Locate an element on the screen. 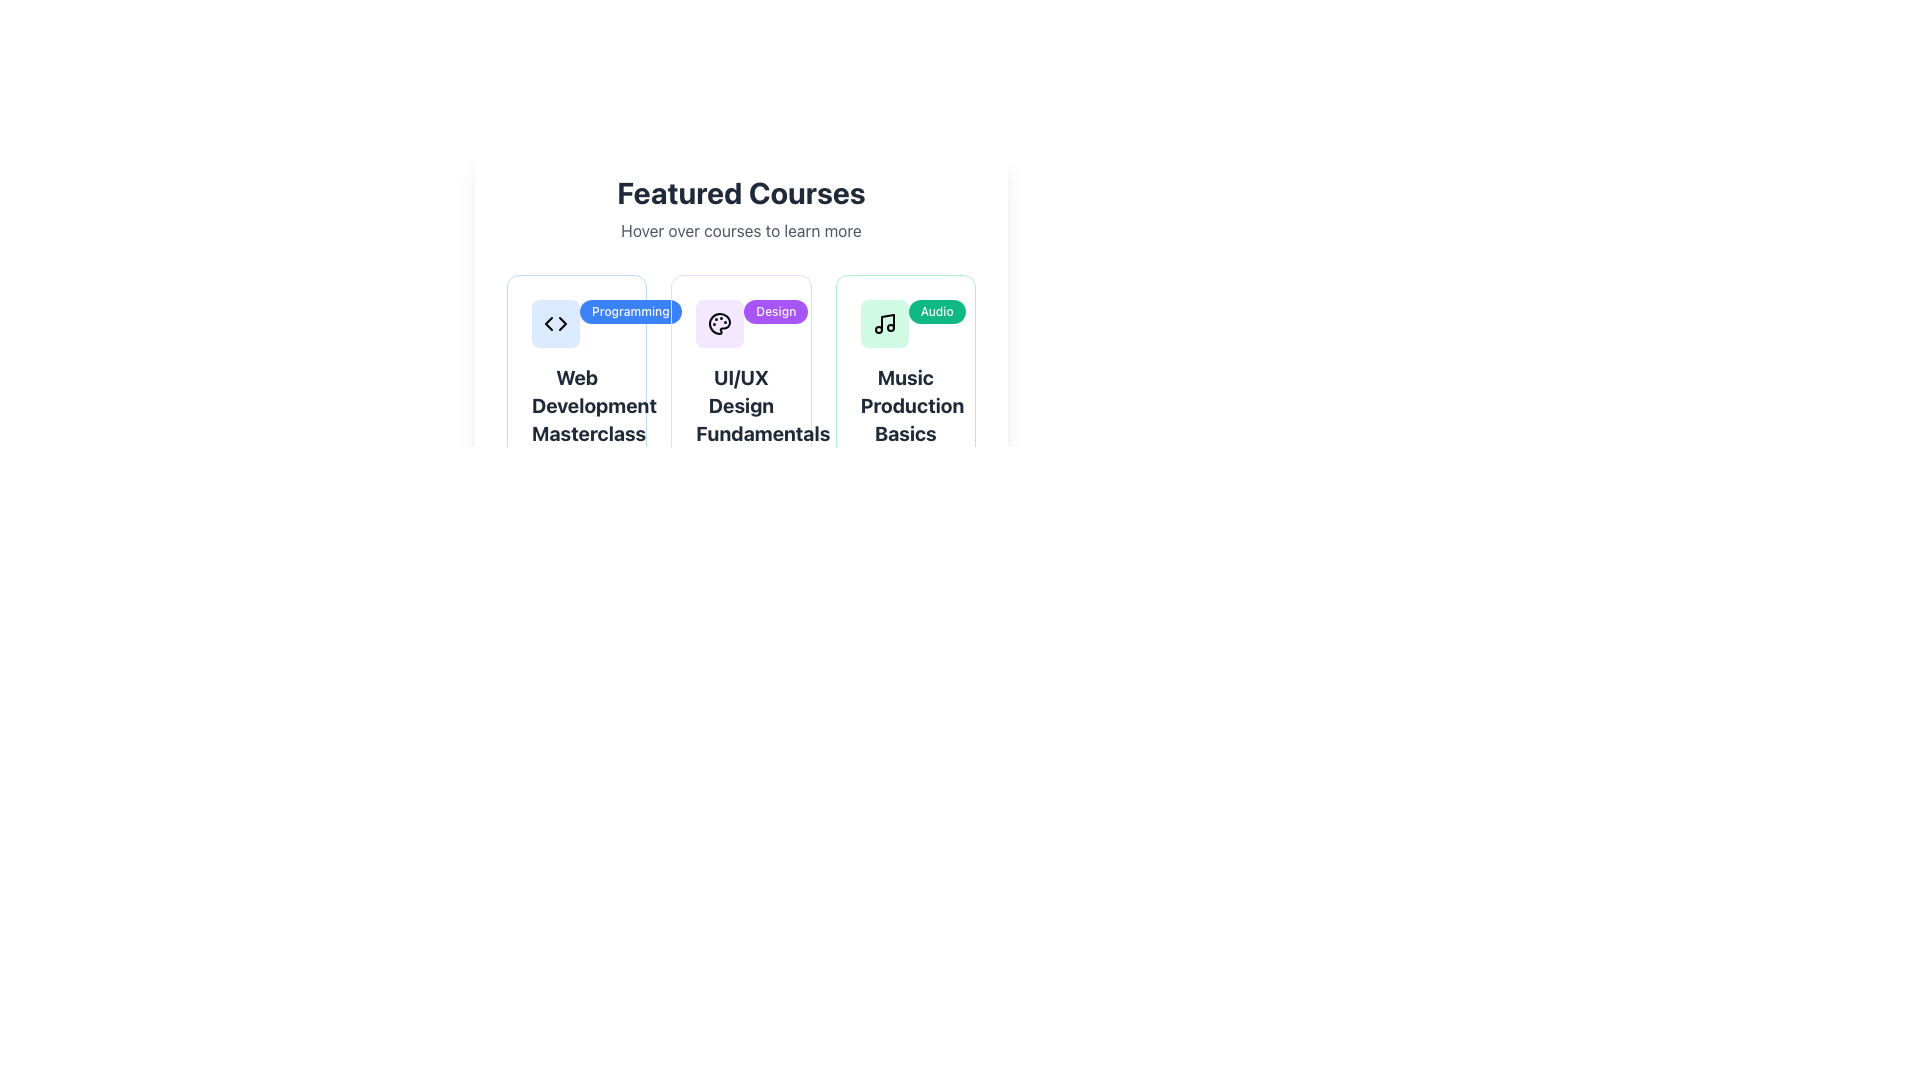  the left-pointing arrowhead icon located at the top-left corner of the 'Web Development Masterclass' card, which has a thick outline and angular design is located at coordinates (548, 323).